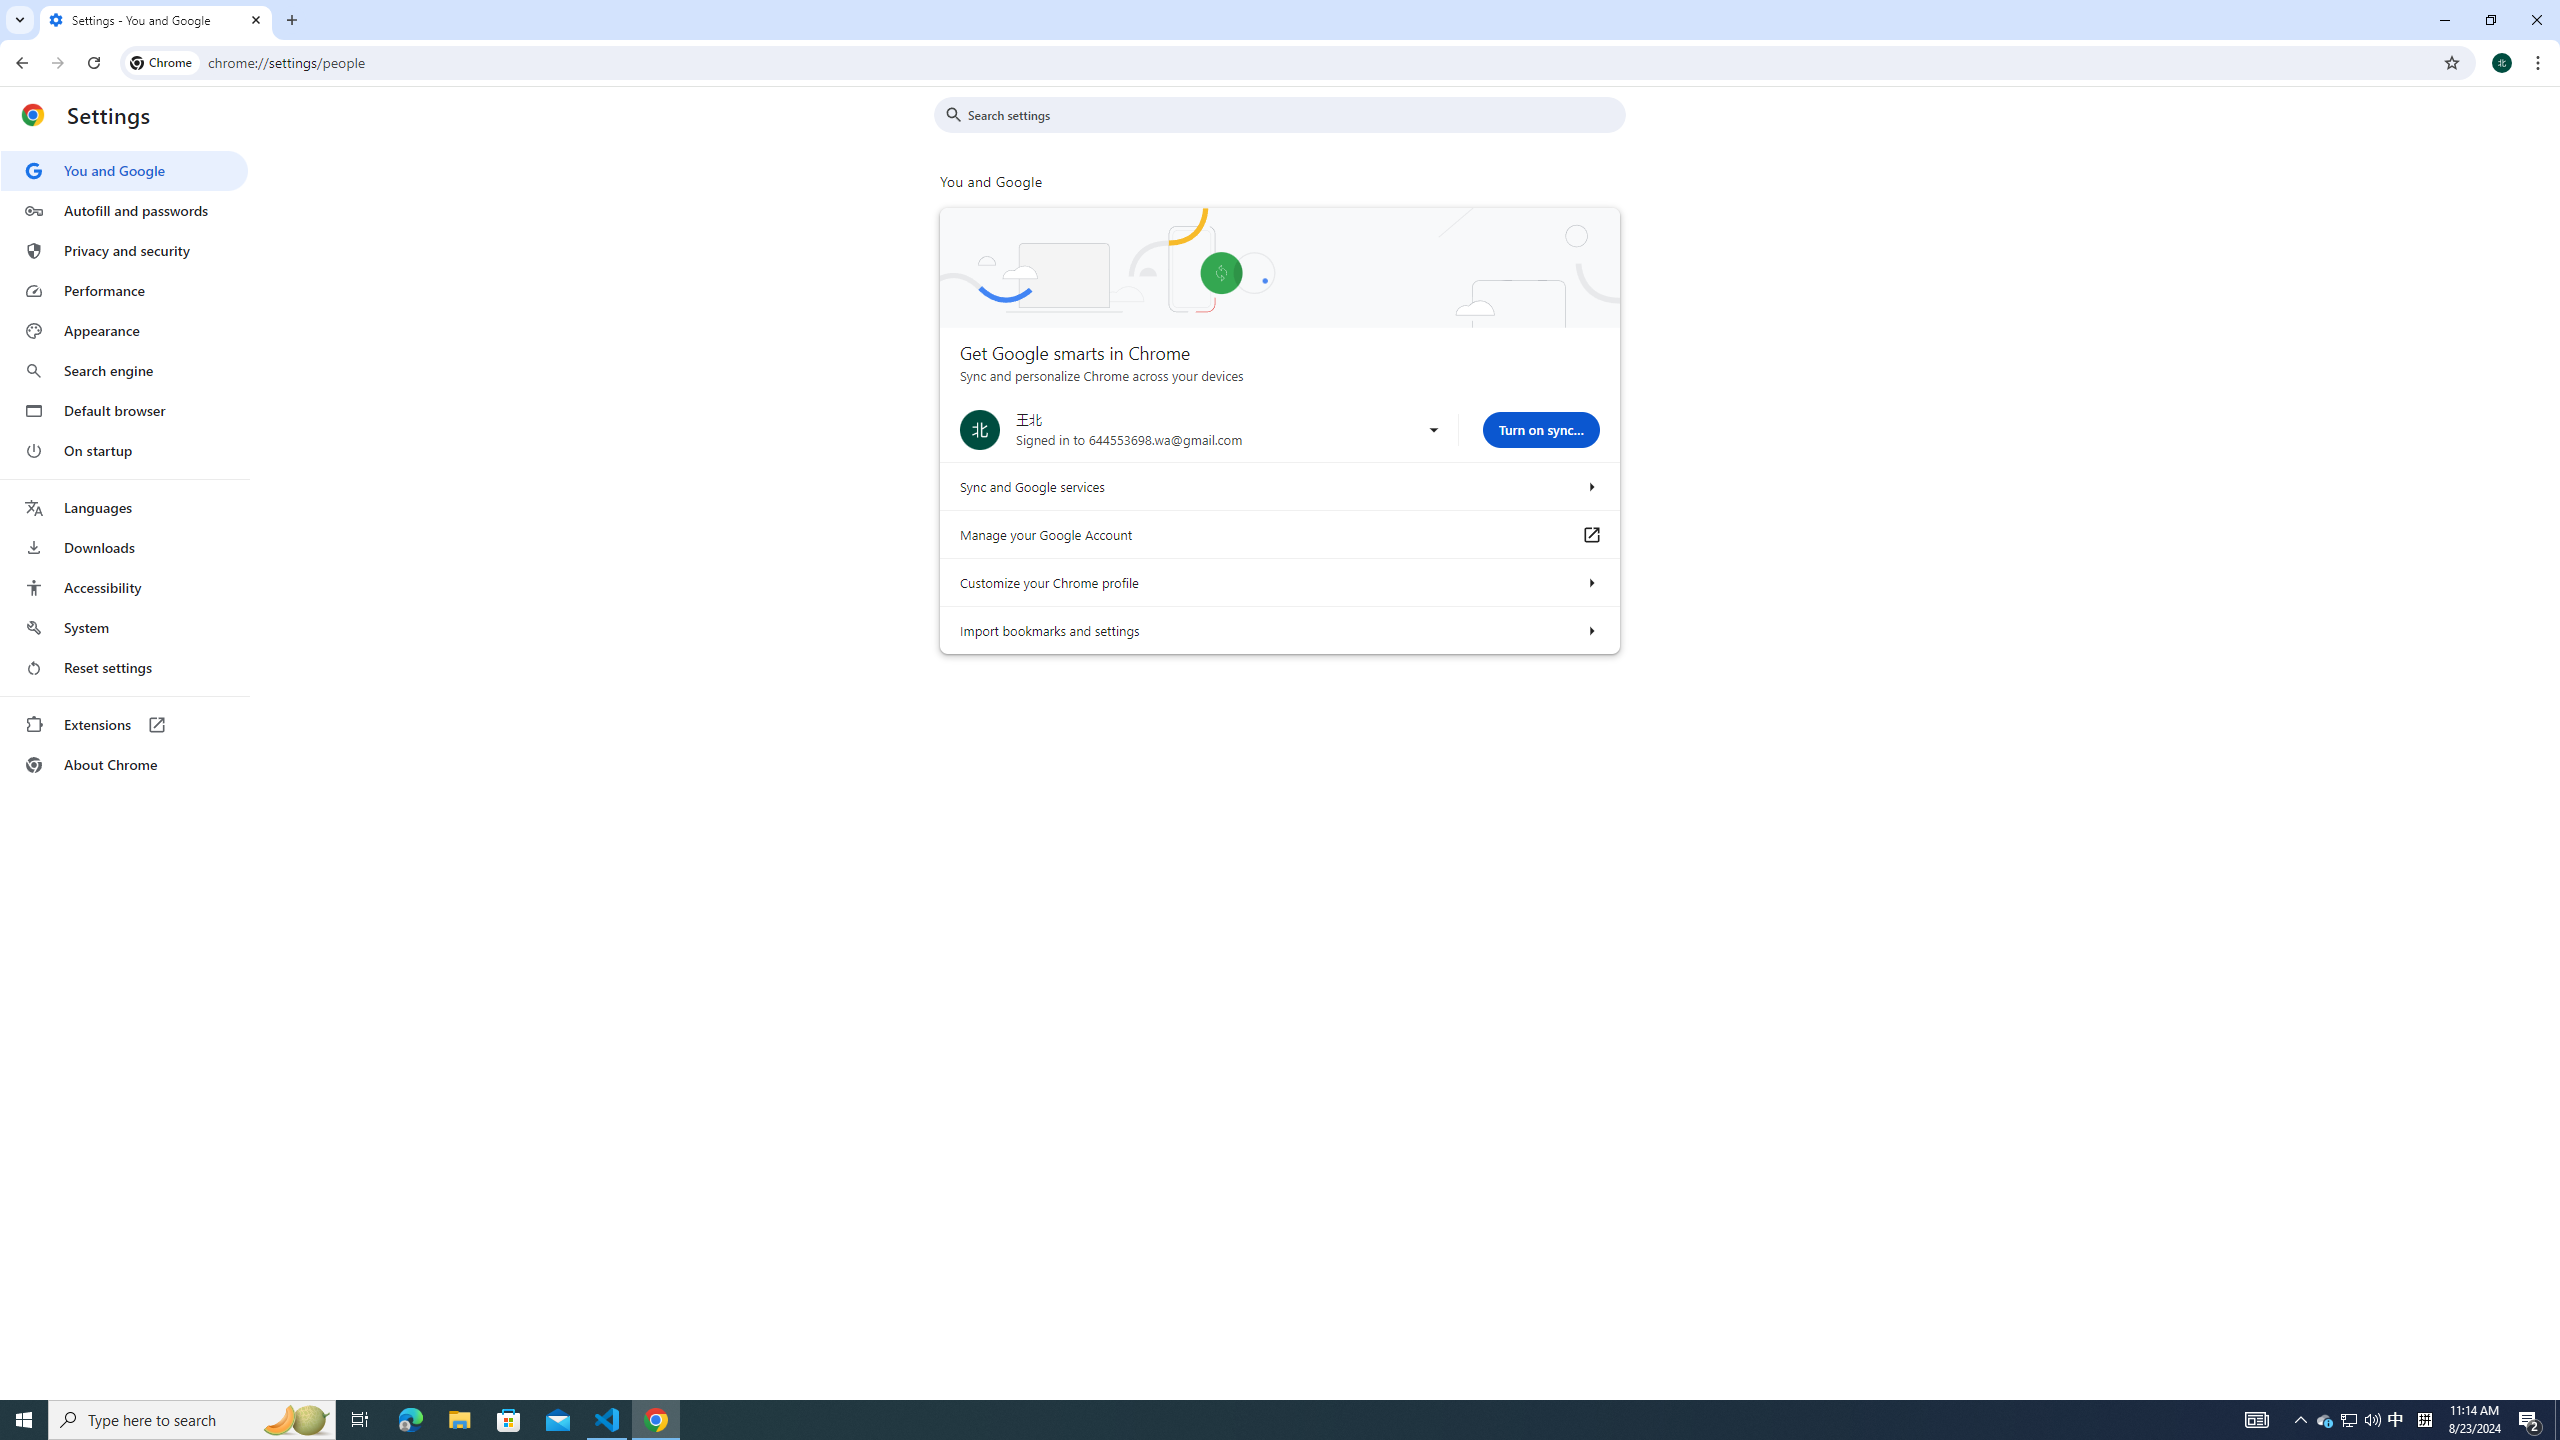 This screenshot has height=1440, width=2560. Describe the element at coordinates (123, 249) in the screenshot. I see `'Privacy and security'` at that location.